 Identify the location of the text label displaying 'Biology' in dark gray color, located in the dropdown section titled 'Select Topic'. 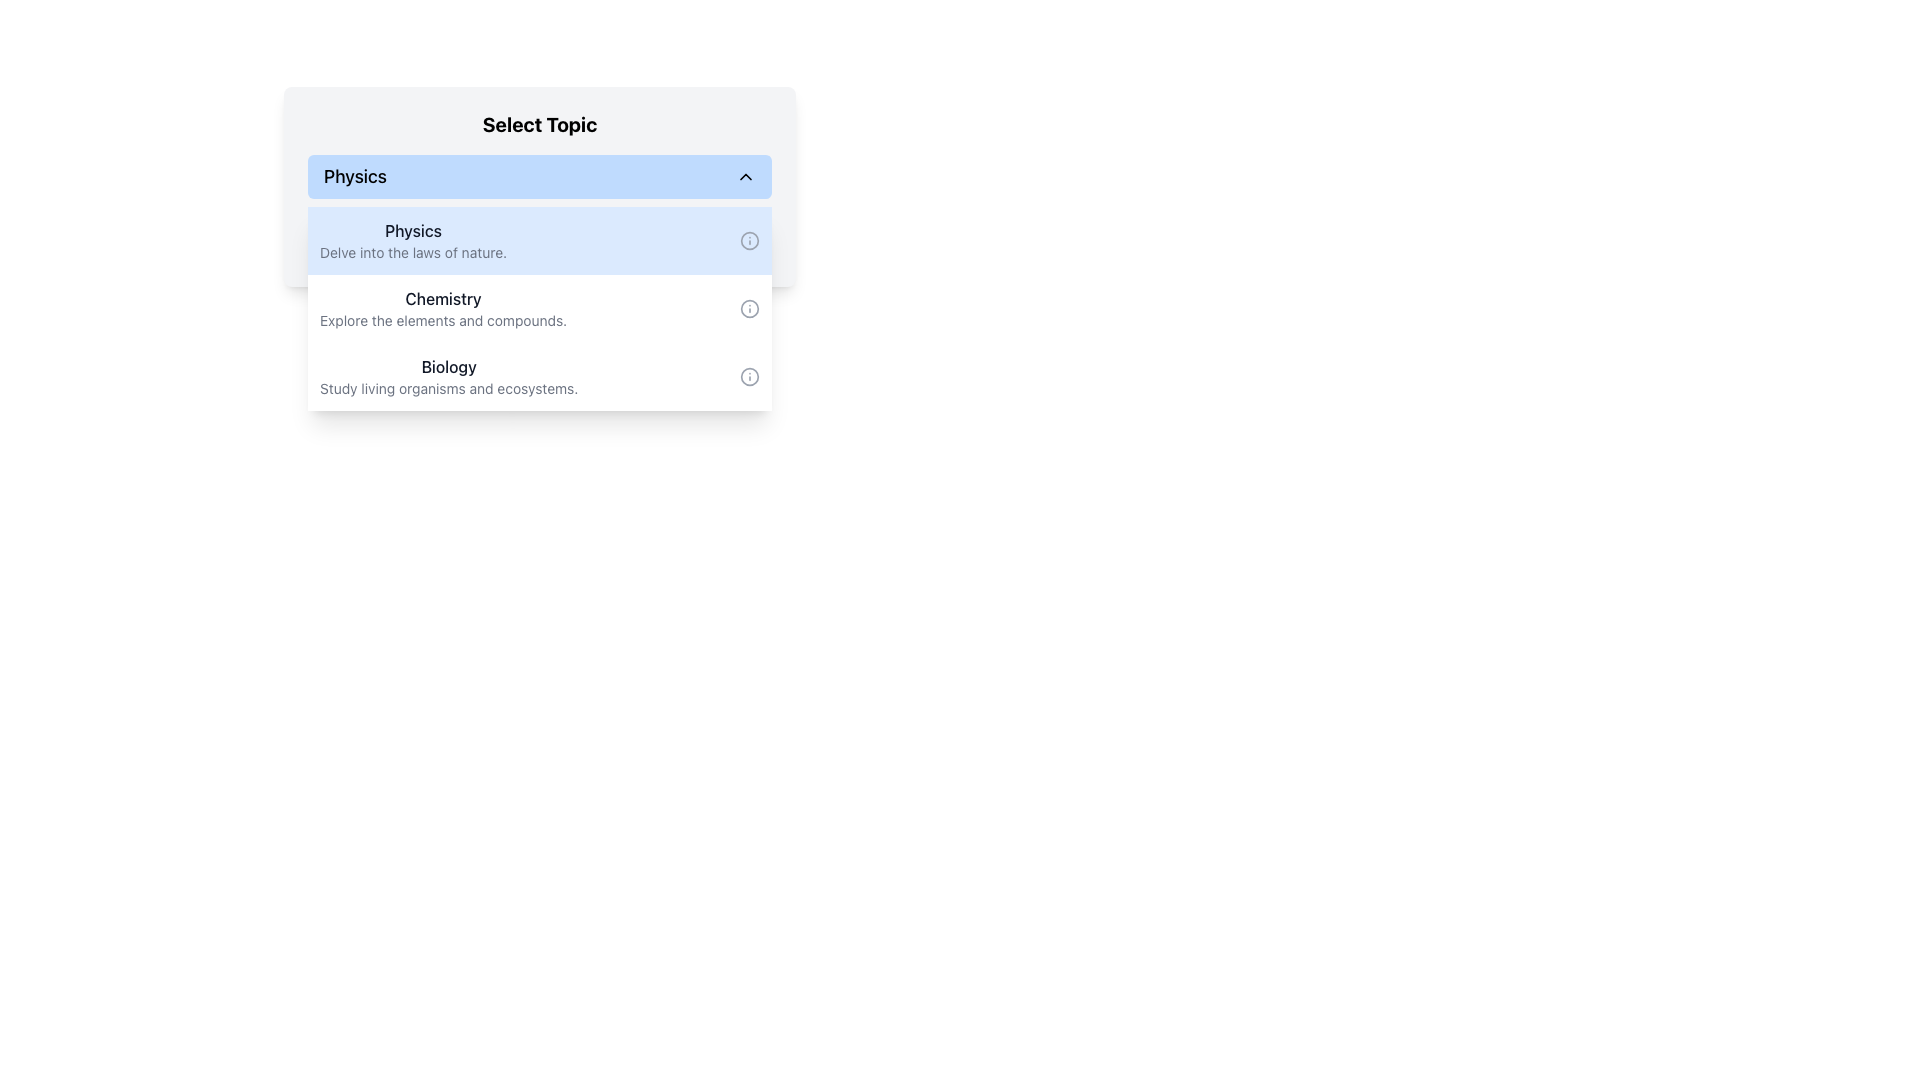
(448, 366).